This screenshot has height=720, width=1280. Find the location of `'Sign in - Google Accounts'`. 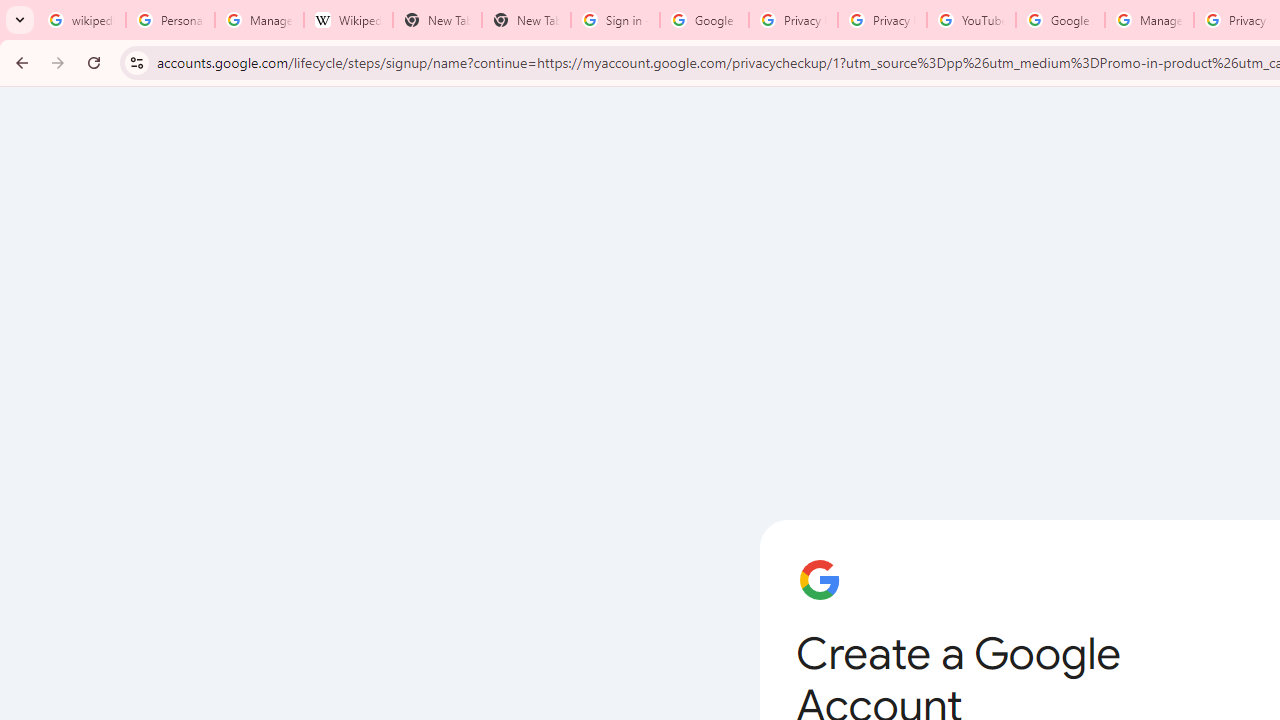

'Sign in - Google Accounts' is located at coordinates (614, 20).